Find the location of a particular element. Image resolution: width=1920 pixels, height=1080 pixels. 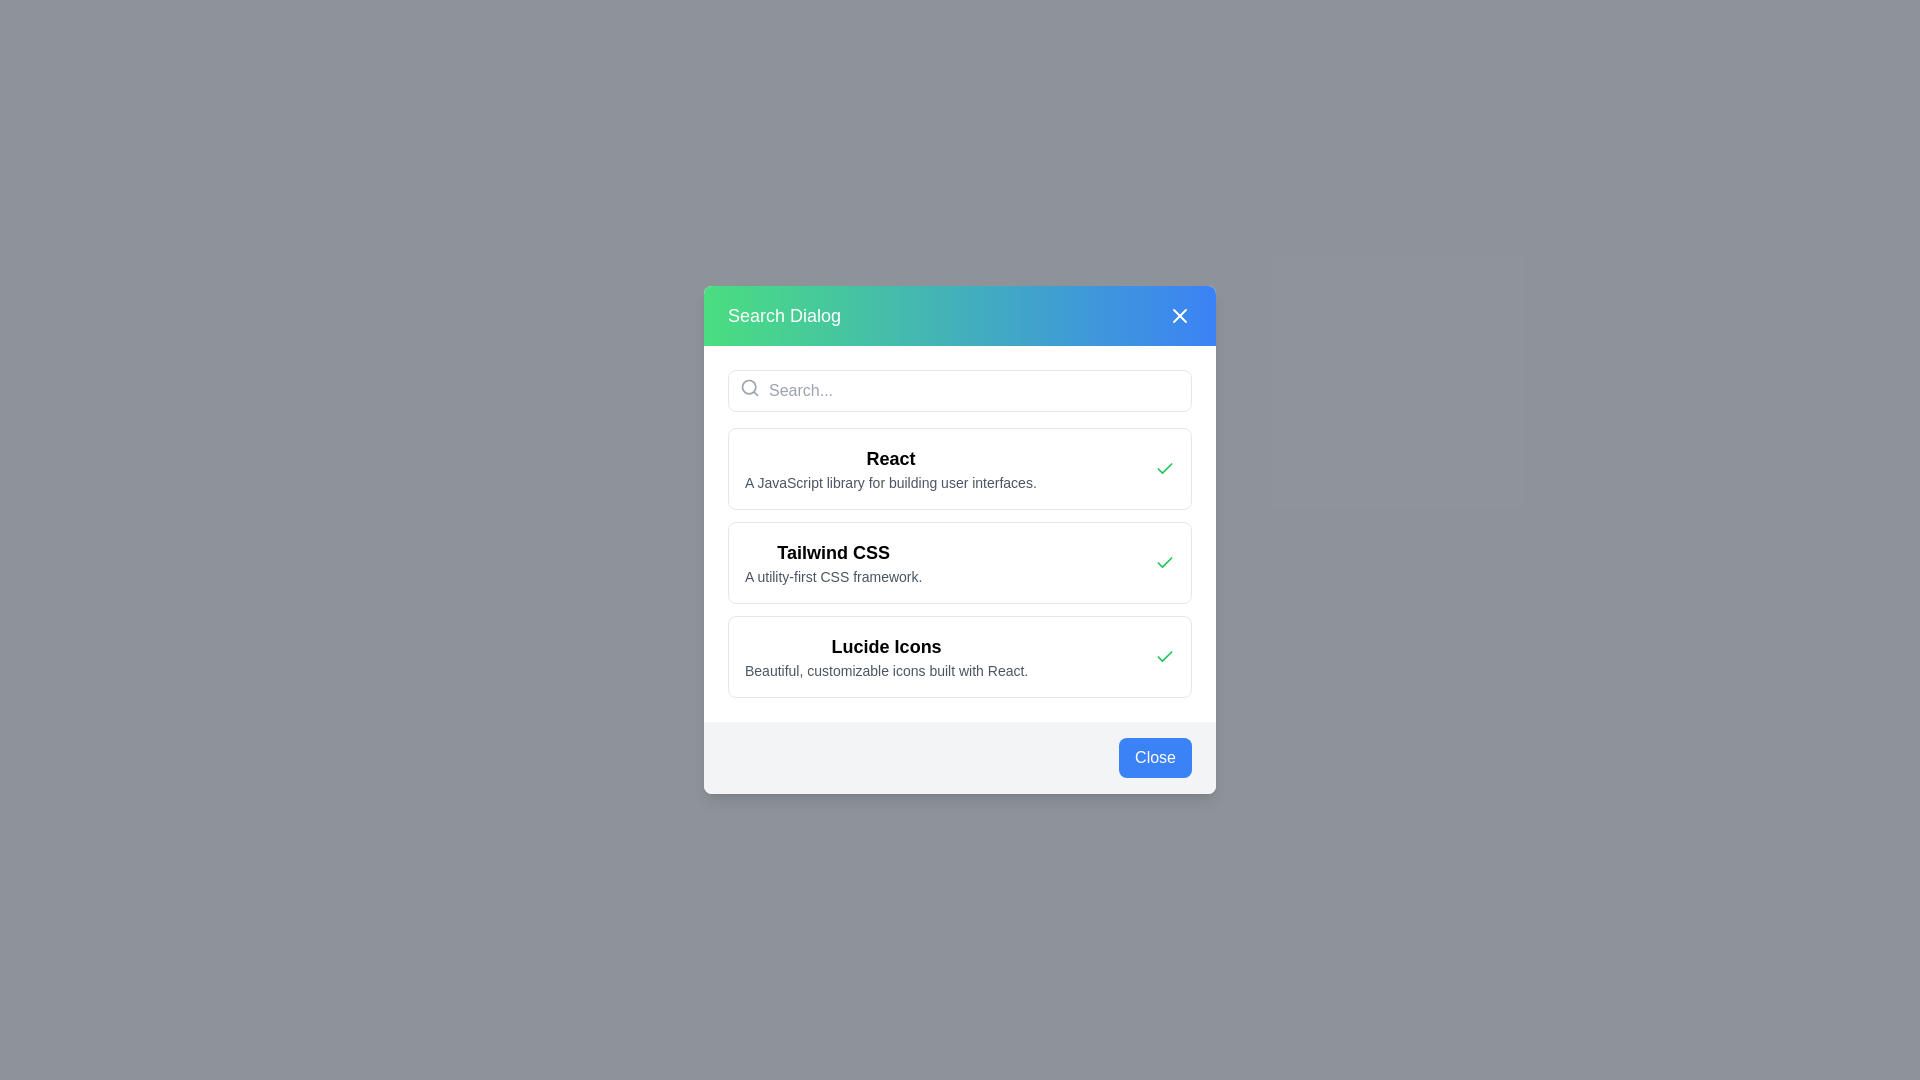

the first list item titled 'React' in the 'Search Dialog', which contains a description and a checkmark icon to indicate selection is located at coordinates (960, 469).